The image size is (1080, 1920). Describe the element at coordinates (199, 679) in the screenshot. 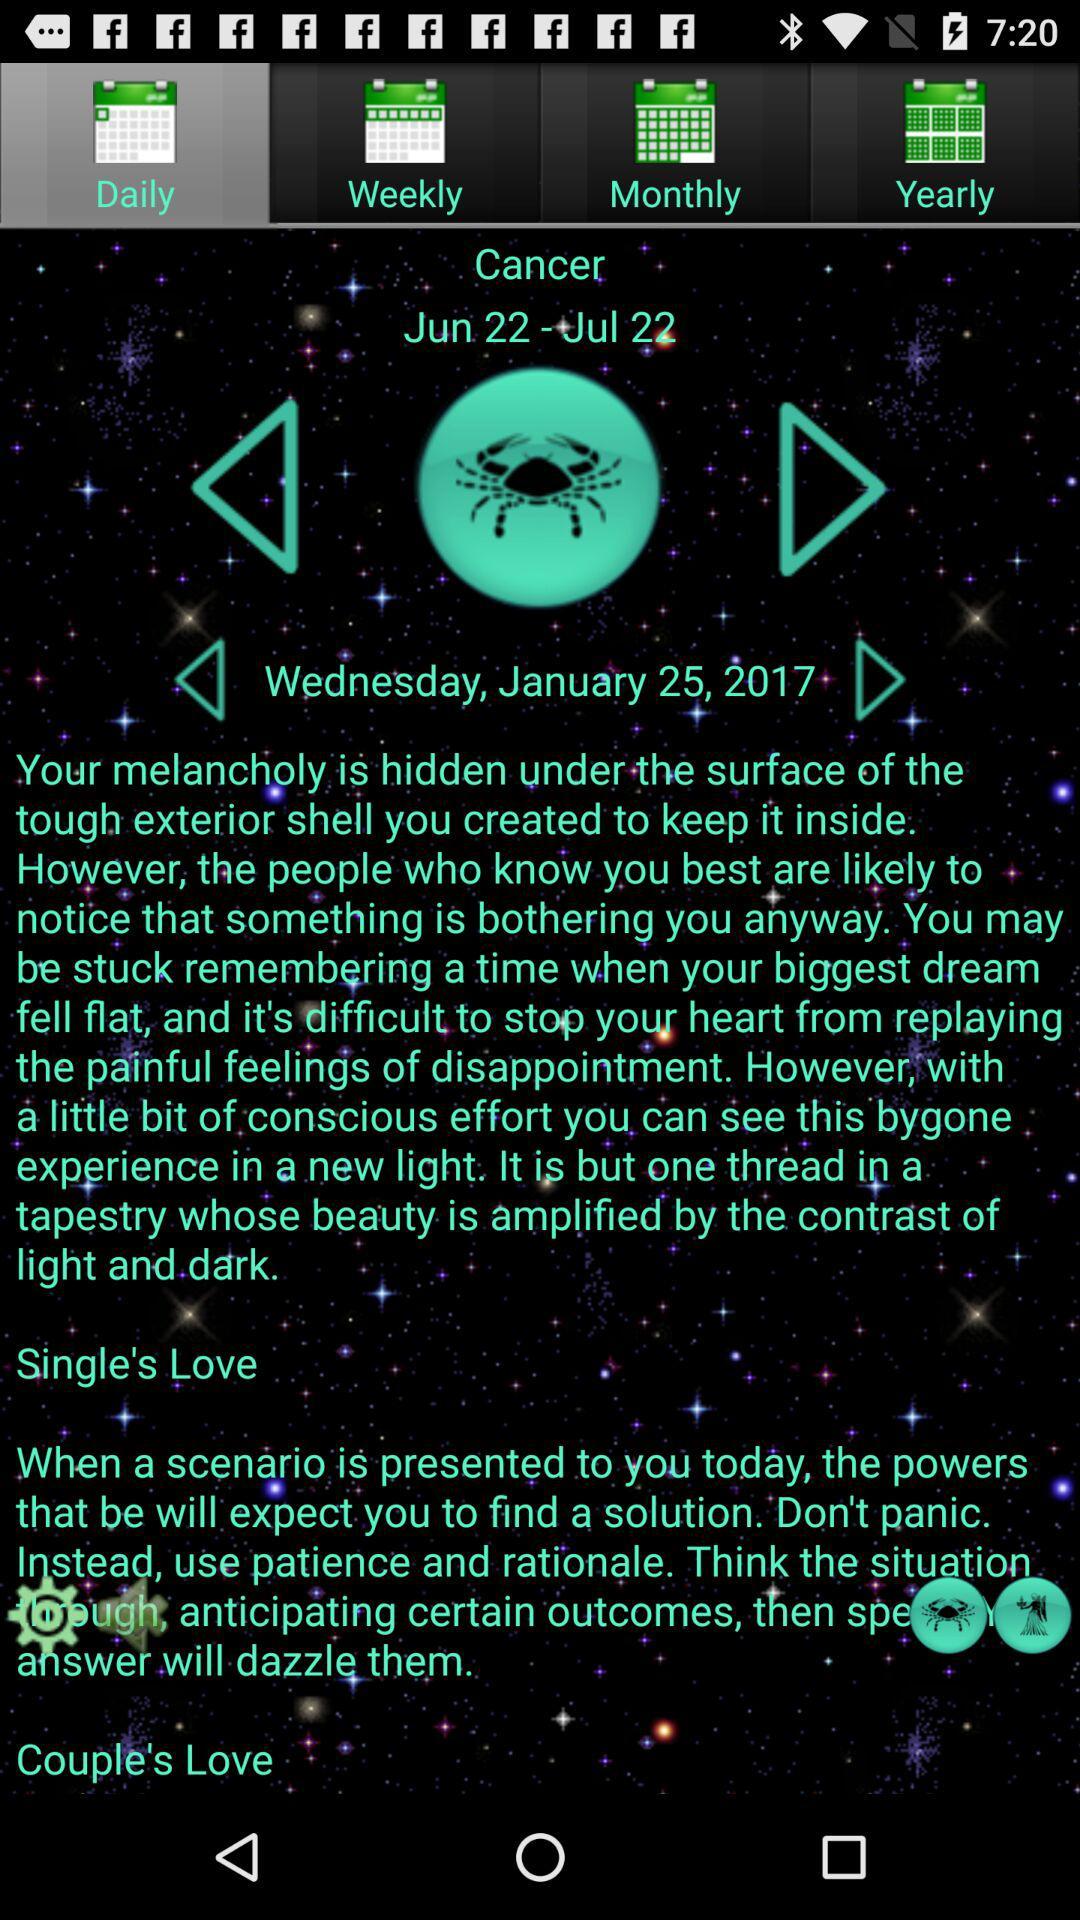

I see `go back` at that location.